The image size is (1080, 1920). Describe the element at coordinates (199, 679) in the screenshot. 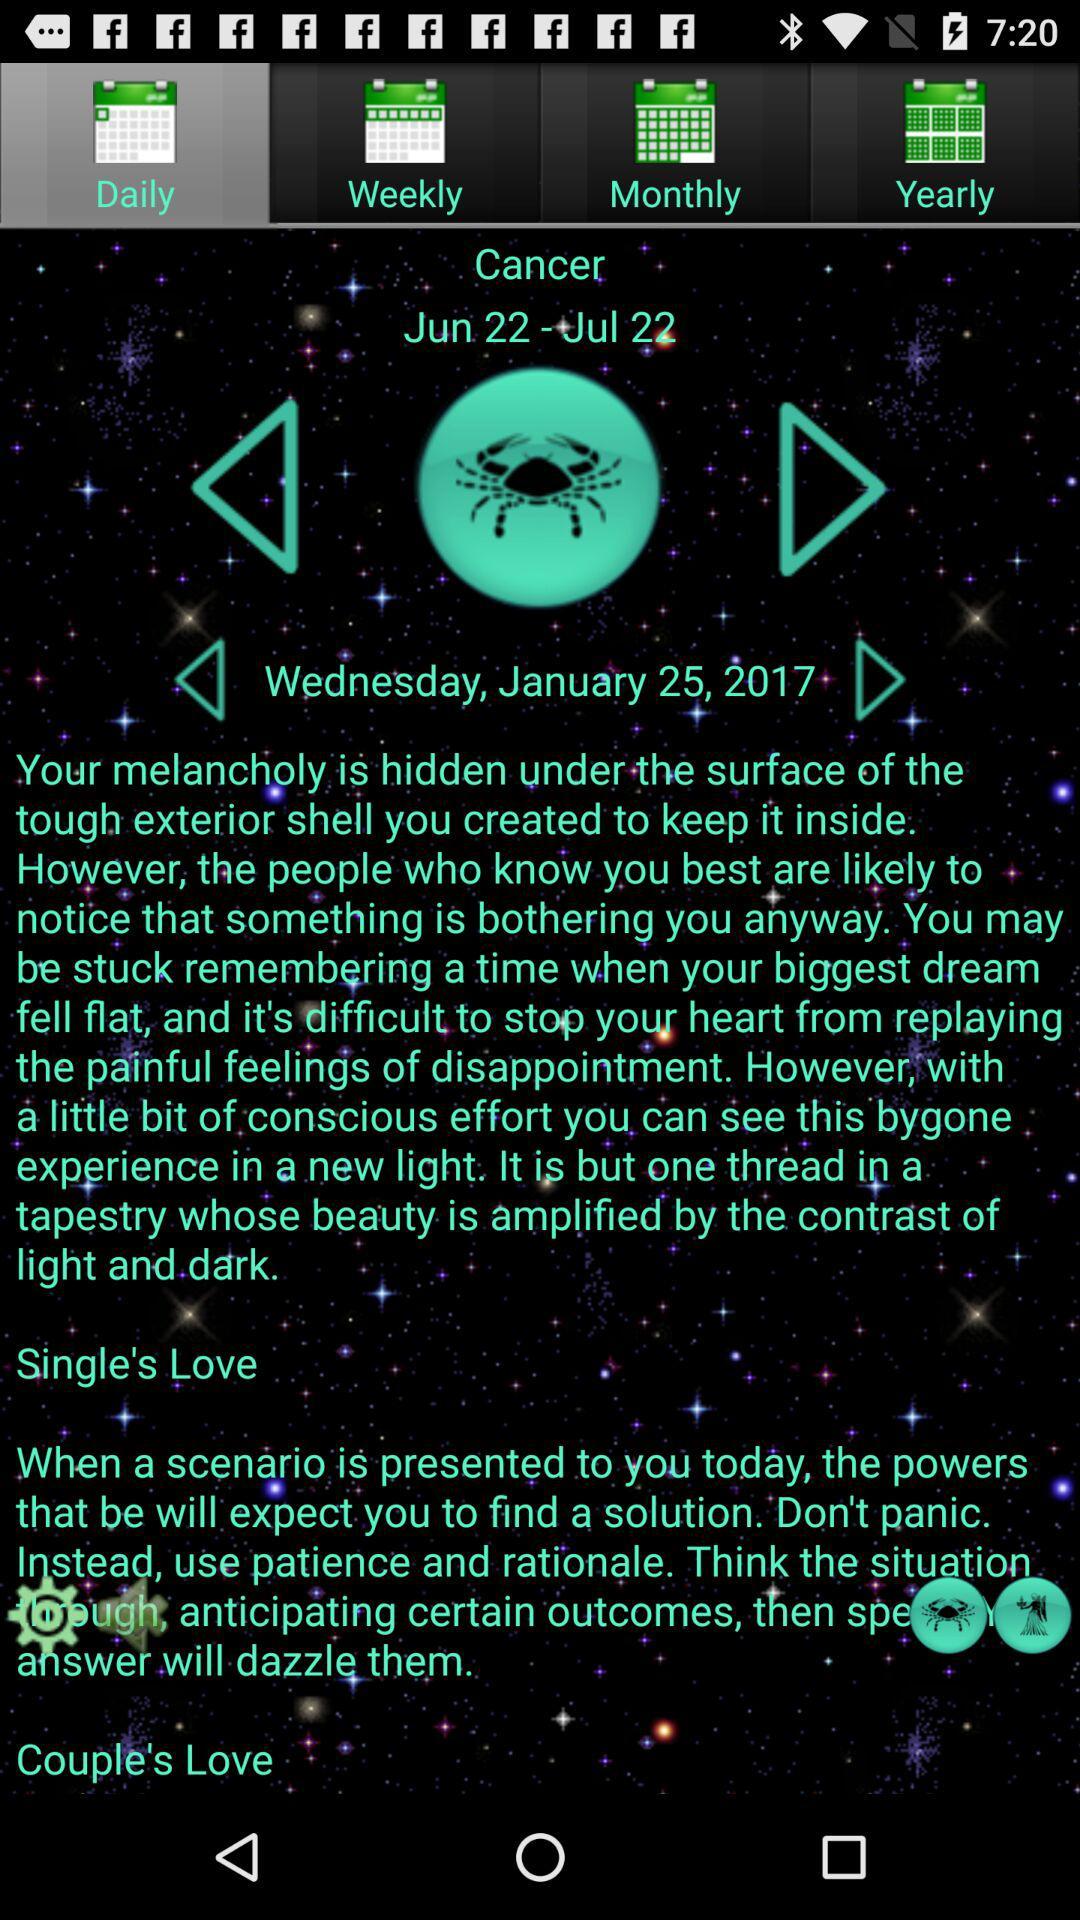

I see `go back` at that location.